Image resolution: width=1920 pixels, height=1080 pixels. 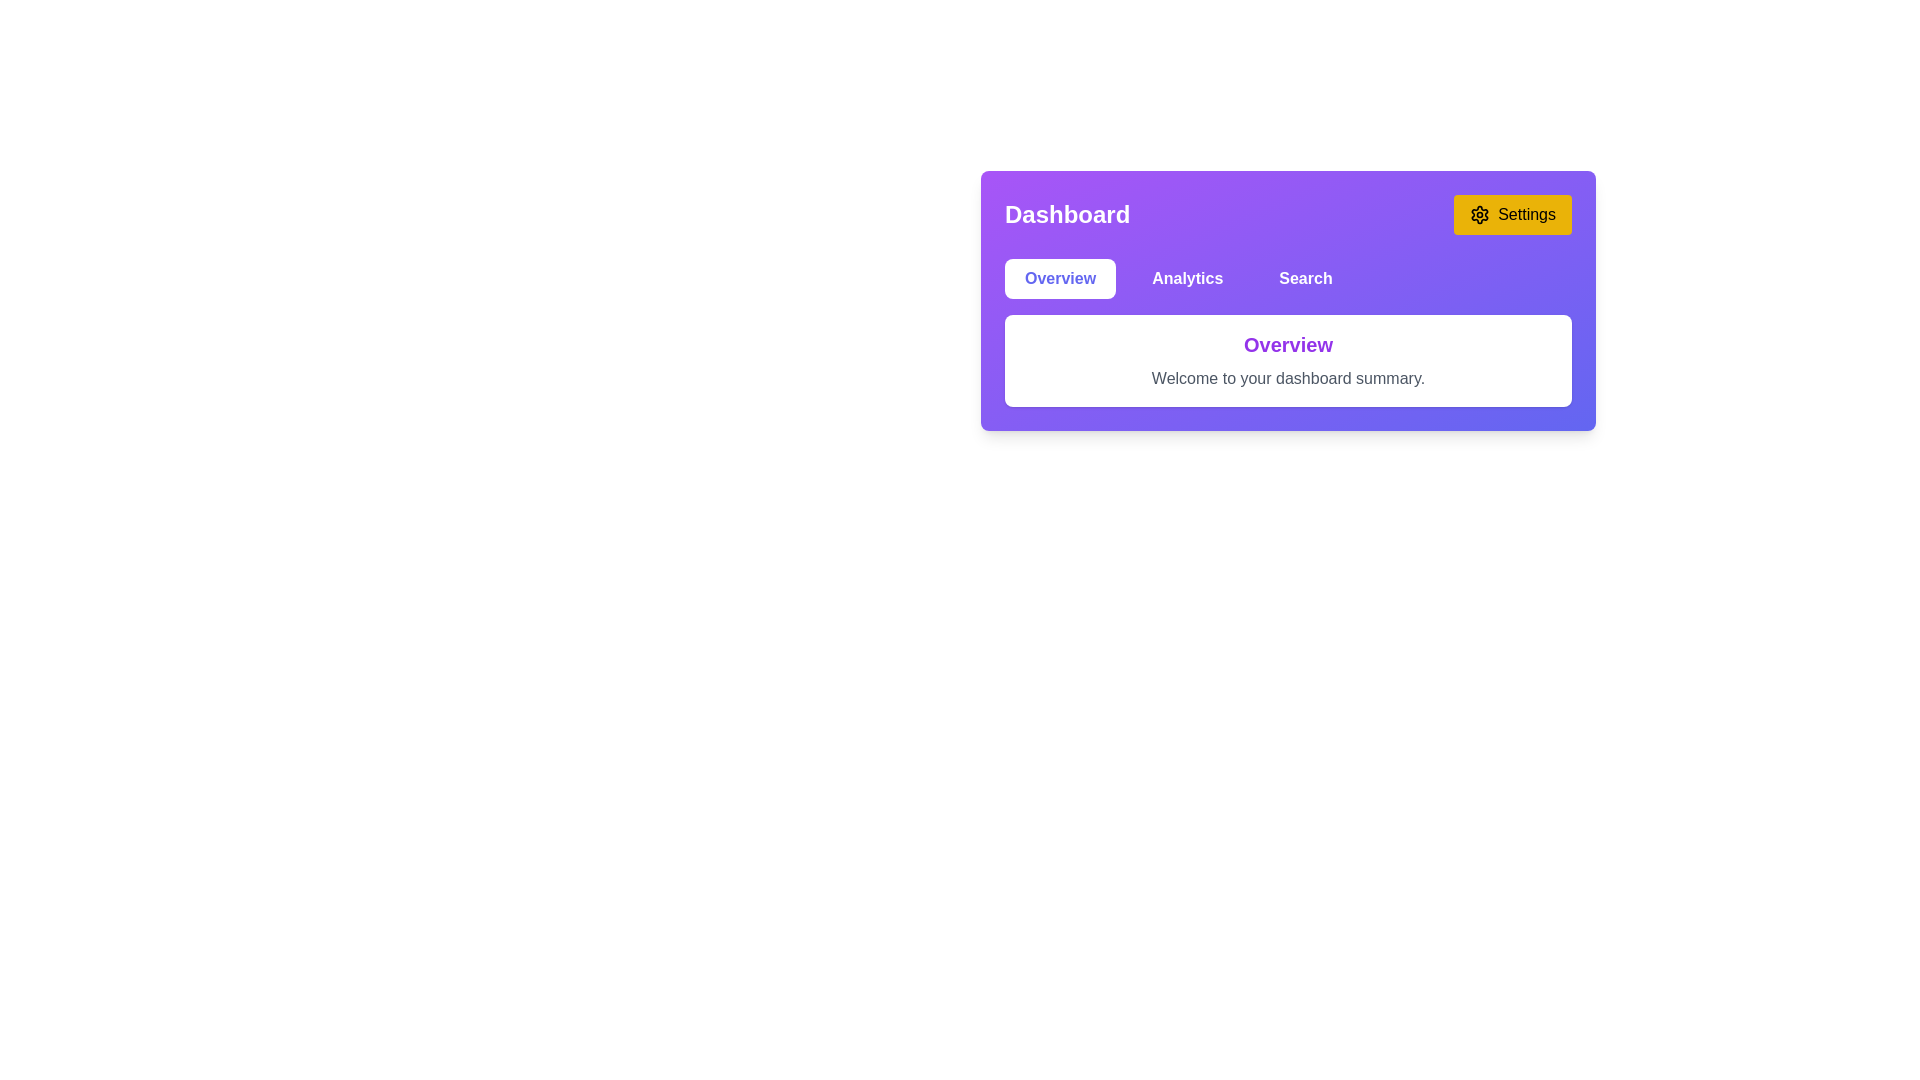 What do you see at coordinates (1059, 278) in the screenshot?
I see `the first button labeled 'Overview' with a white background and purple text` at bounding box center [1059, 278].